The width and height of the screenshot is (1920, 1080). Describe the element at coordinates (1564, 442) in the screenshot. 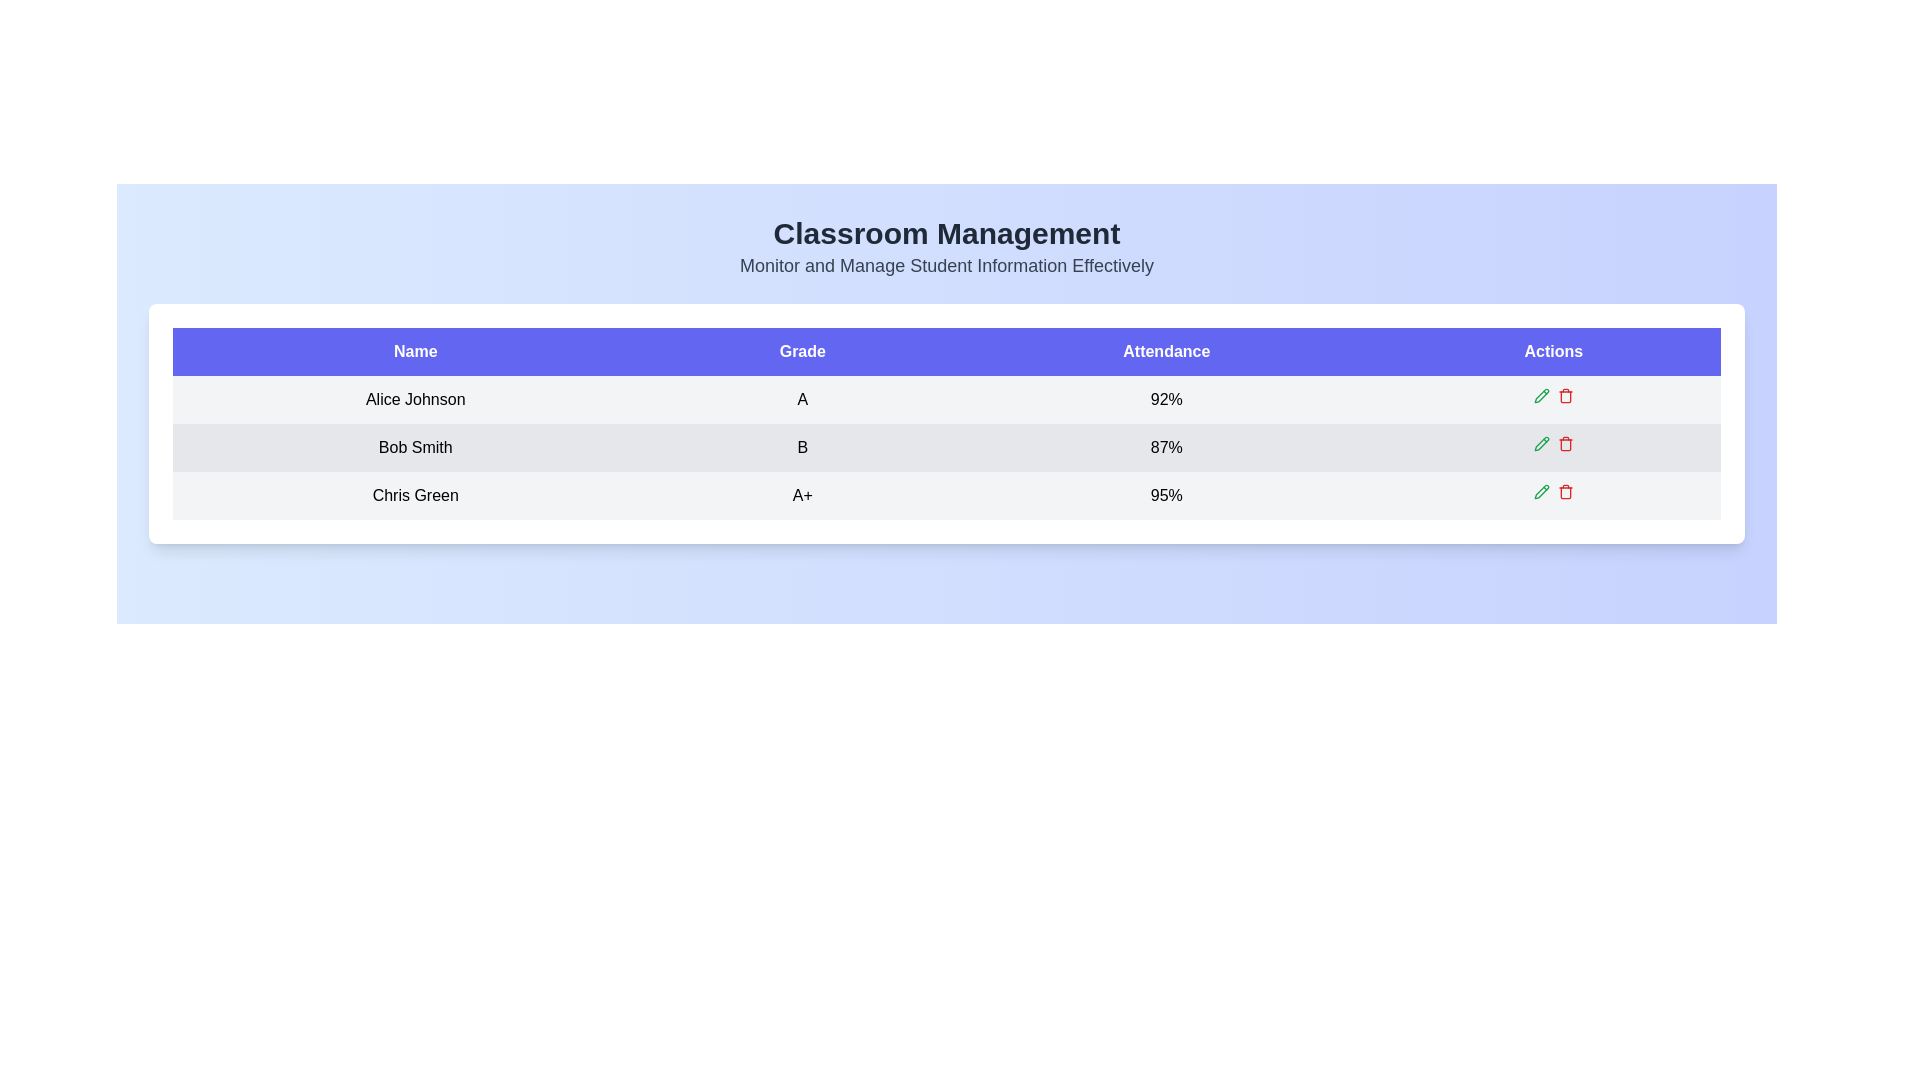

I see `the red trash can icon in the 'Actions' column of the table row for 'Bob Smith'` at that location.